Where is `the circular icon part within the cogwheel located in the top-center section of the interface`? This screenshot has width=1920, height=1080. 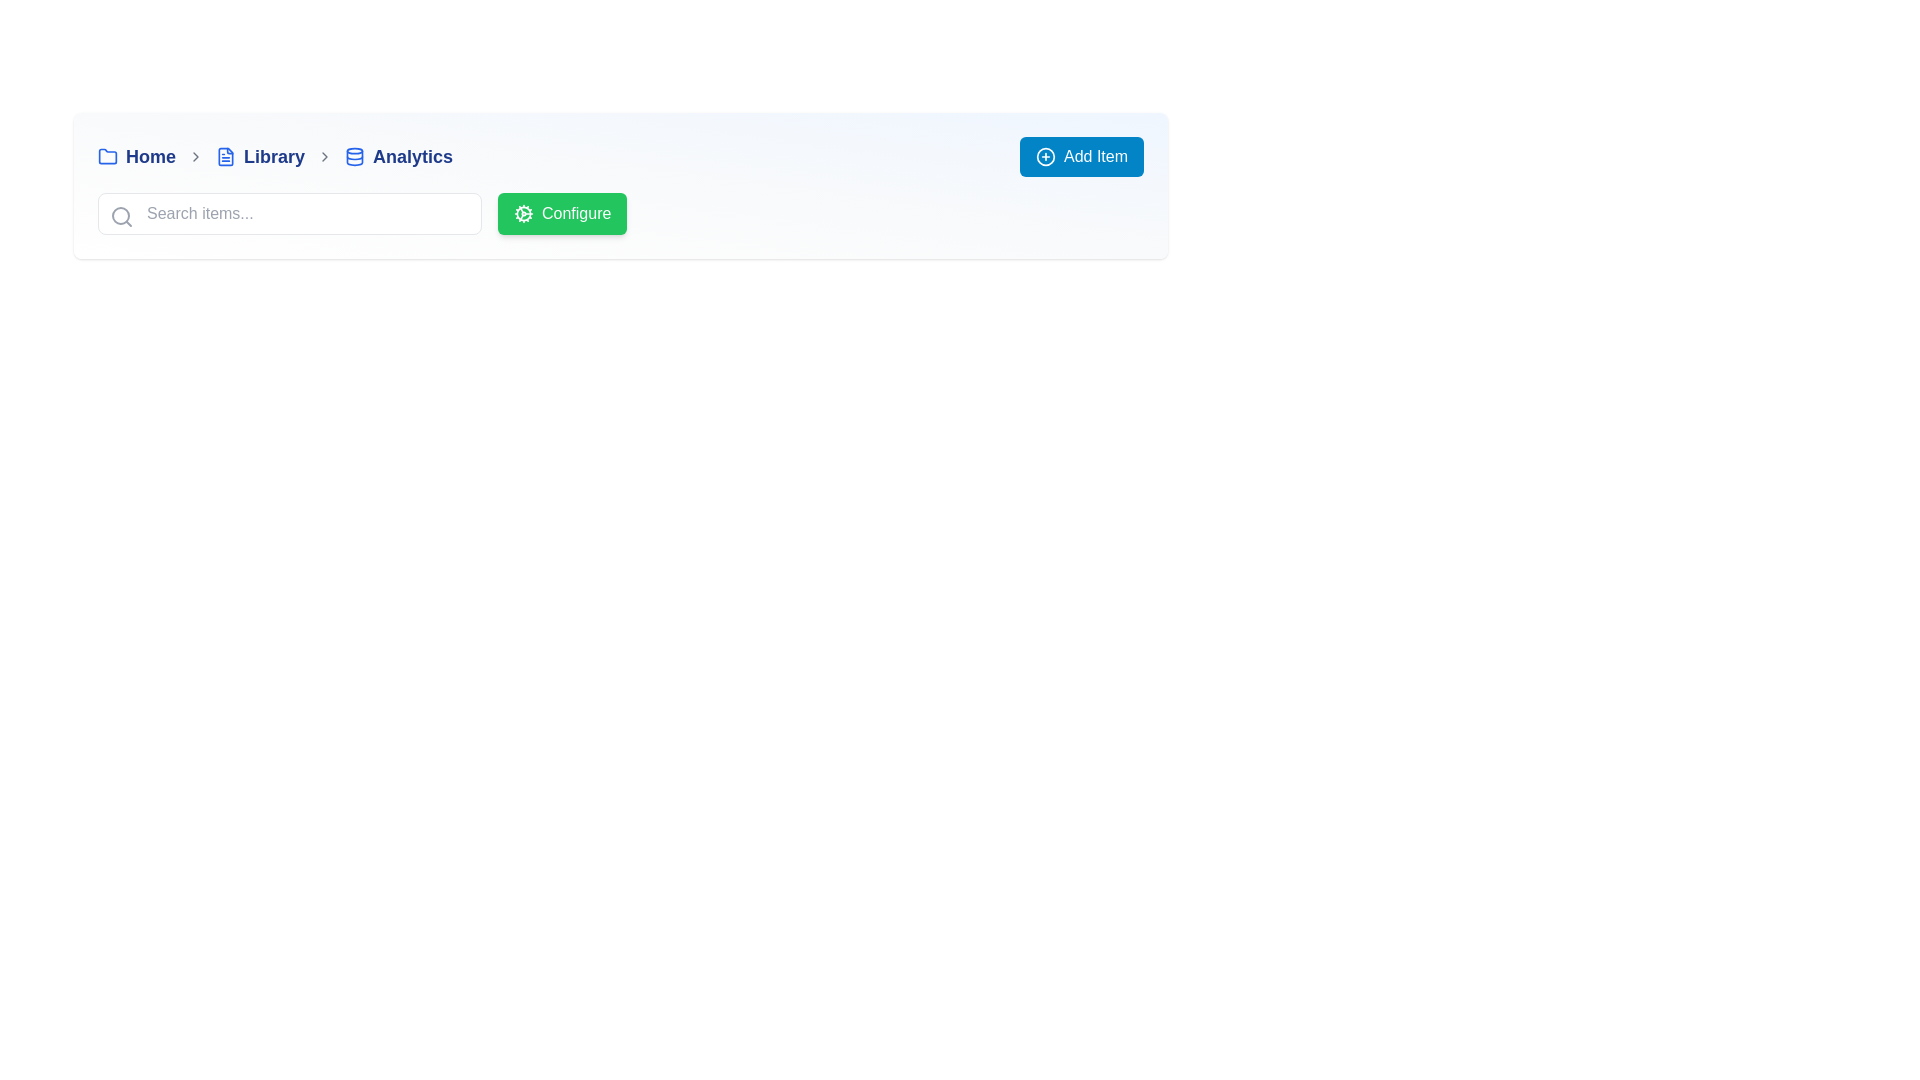
the circular icon part within the cogwheel located in the top-center section of the interface is located at coordinates (523, 213).